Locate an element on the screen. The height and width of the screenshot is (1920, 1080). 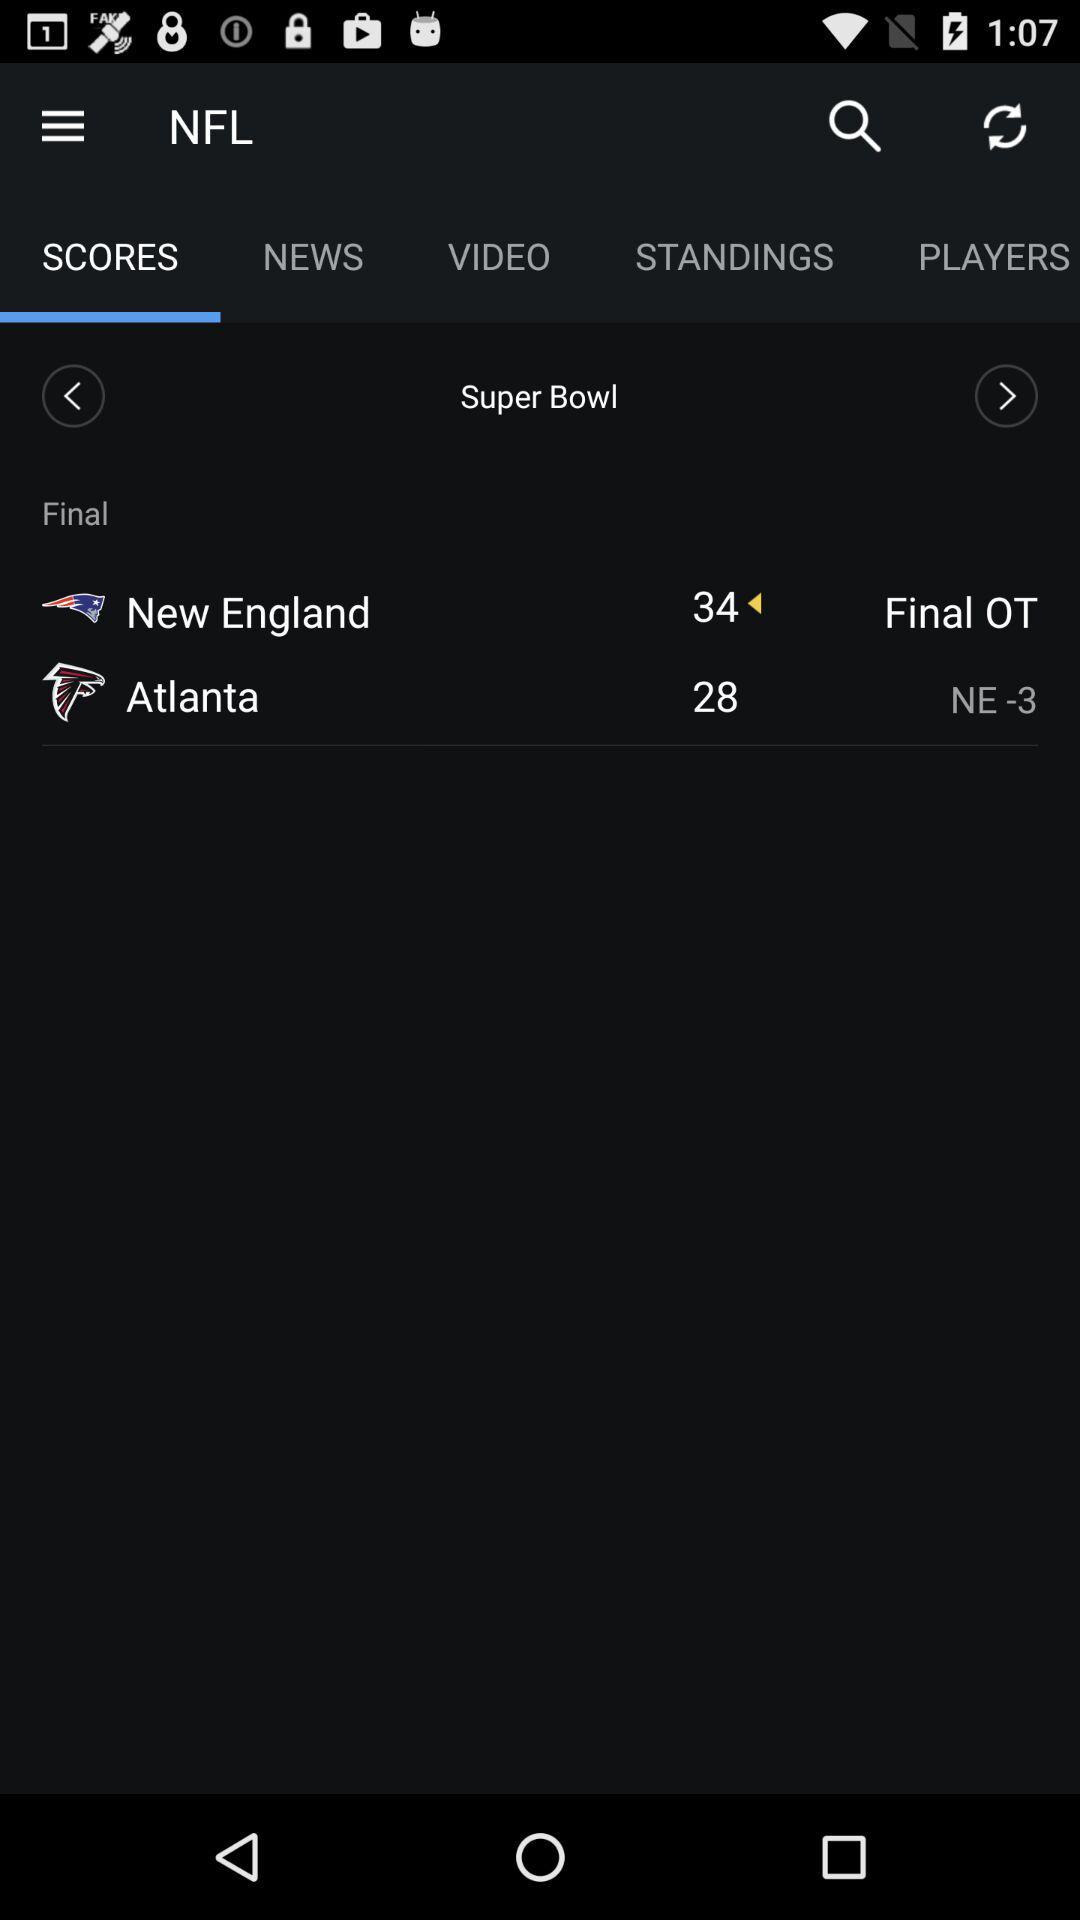
app on the right is located at coordinates (901, 699).